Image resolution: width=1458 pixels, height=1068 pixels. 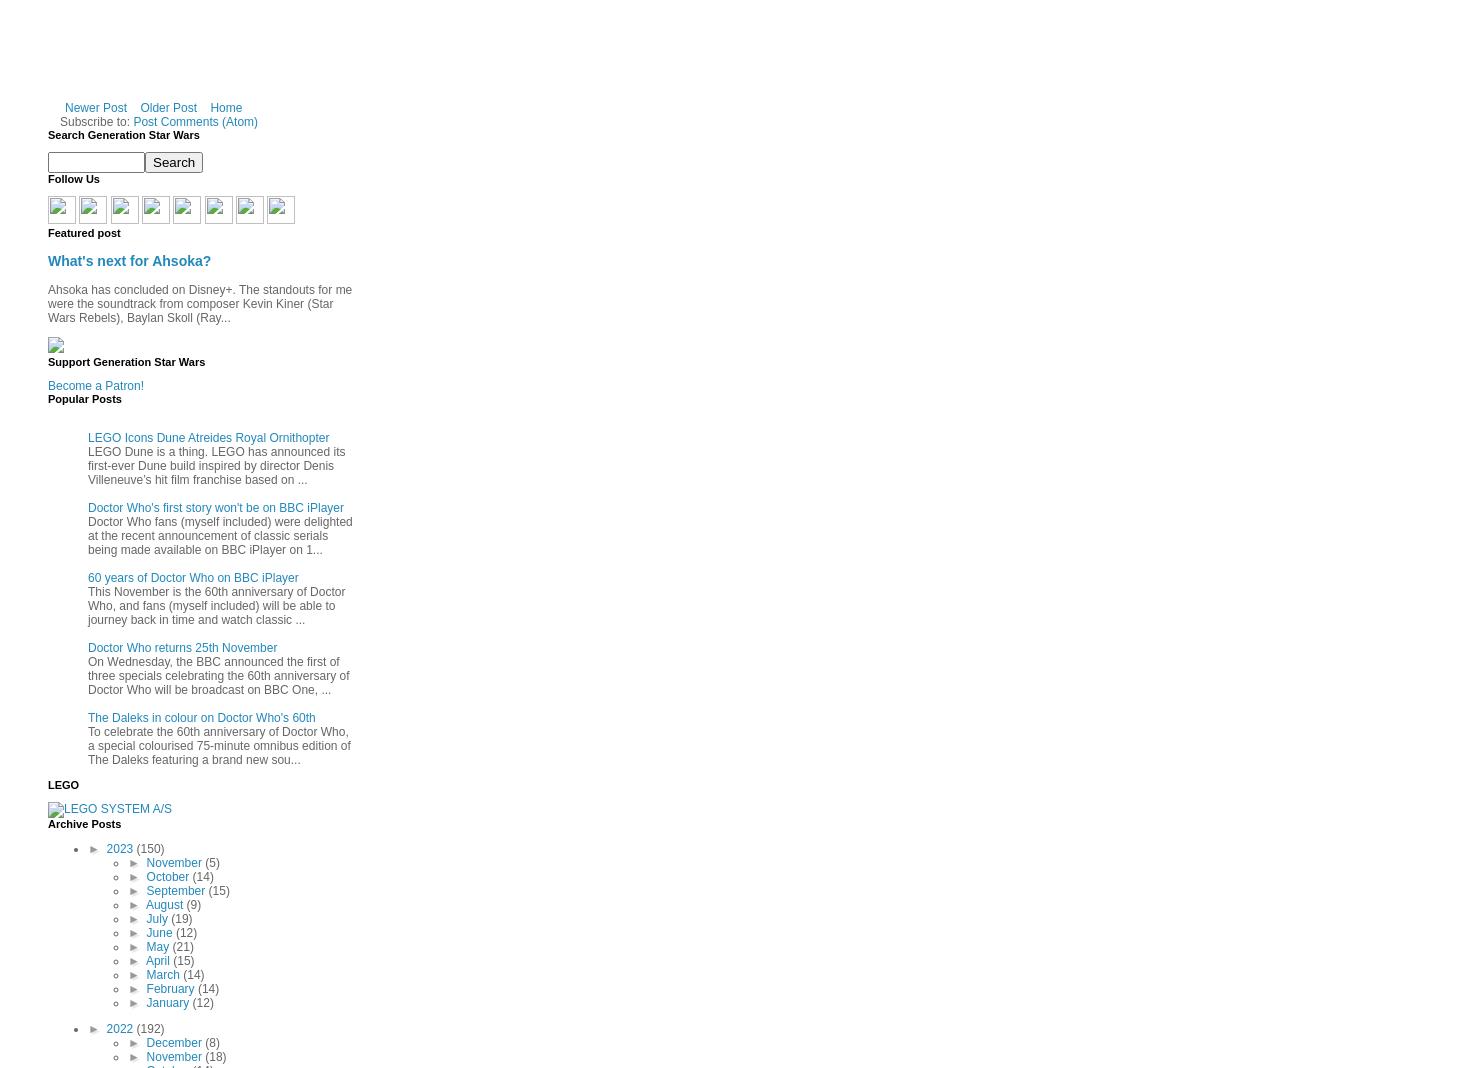 I want to click on 'Featured post', so click(x=82, y=231).